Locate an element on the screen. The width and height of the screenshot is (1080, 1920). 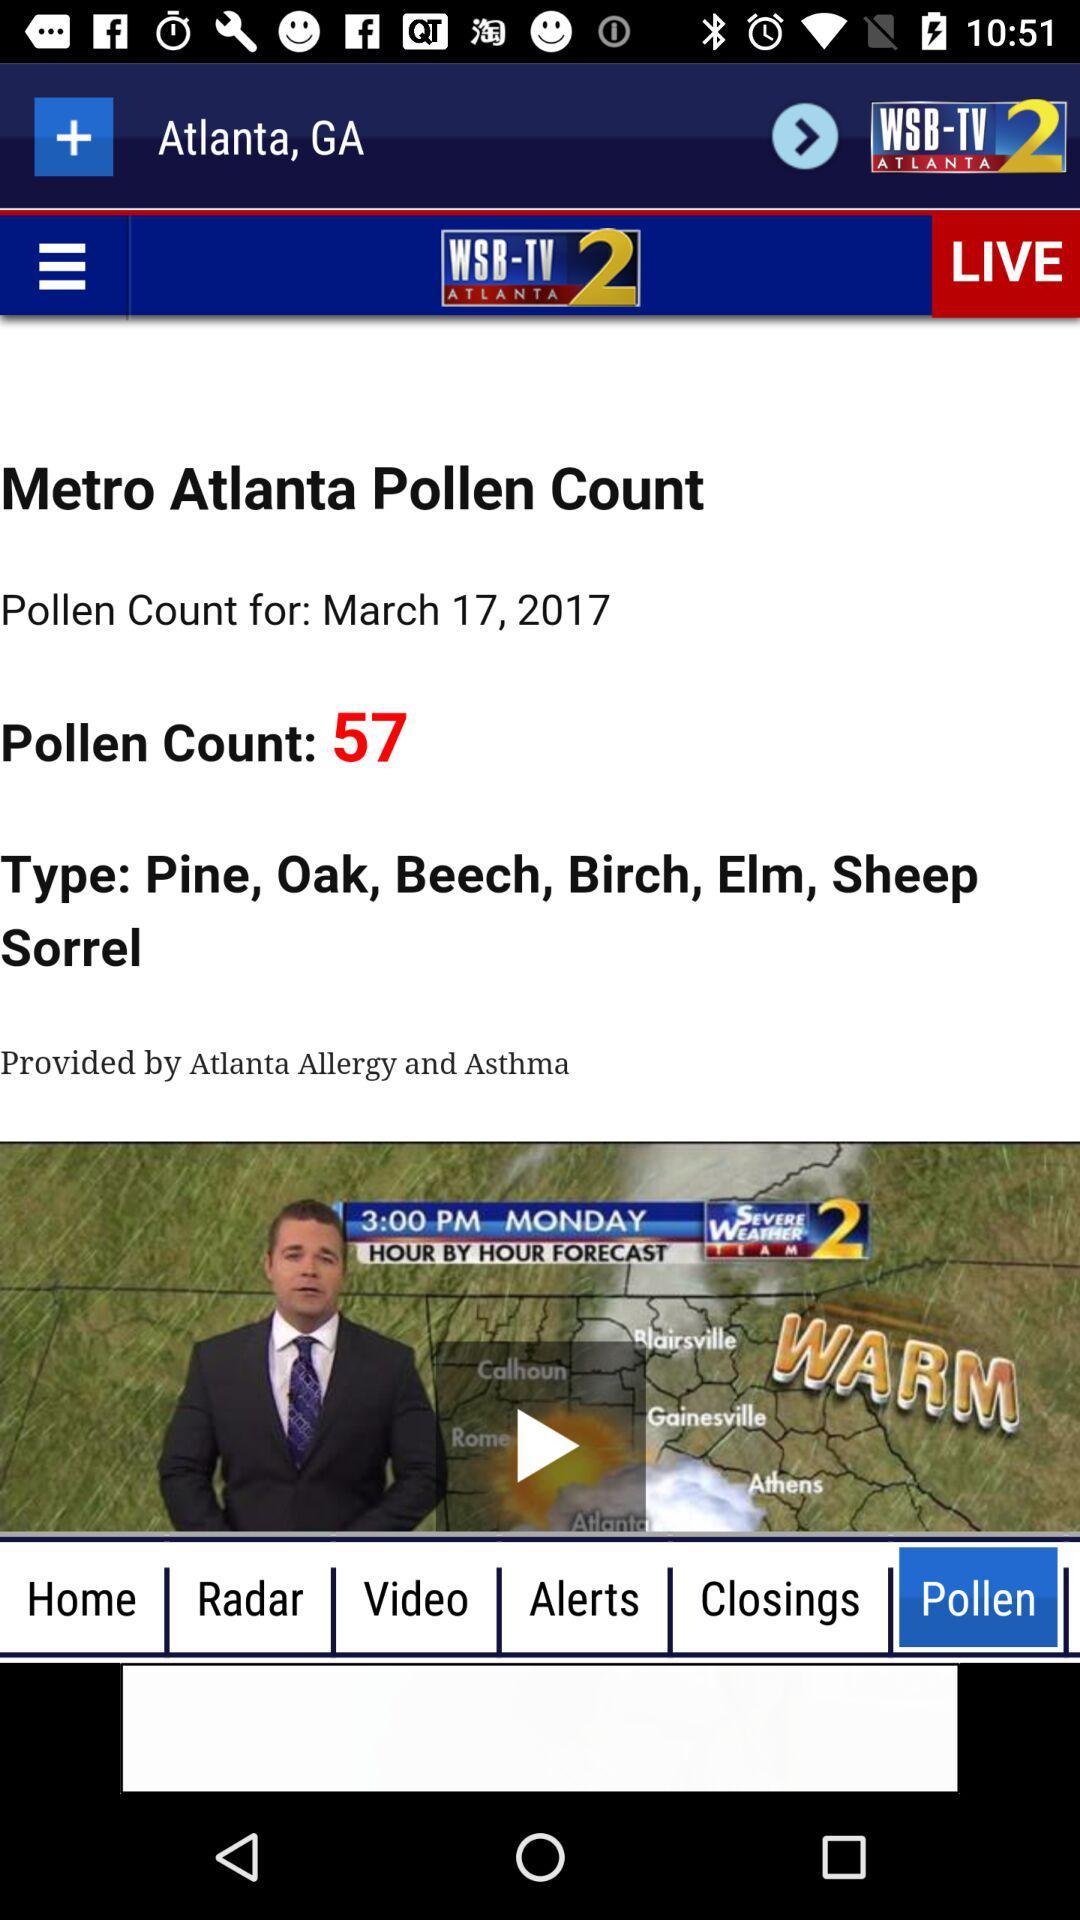
location is located at coordinates (72, 135).